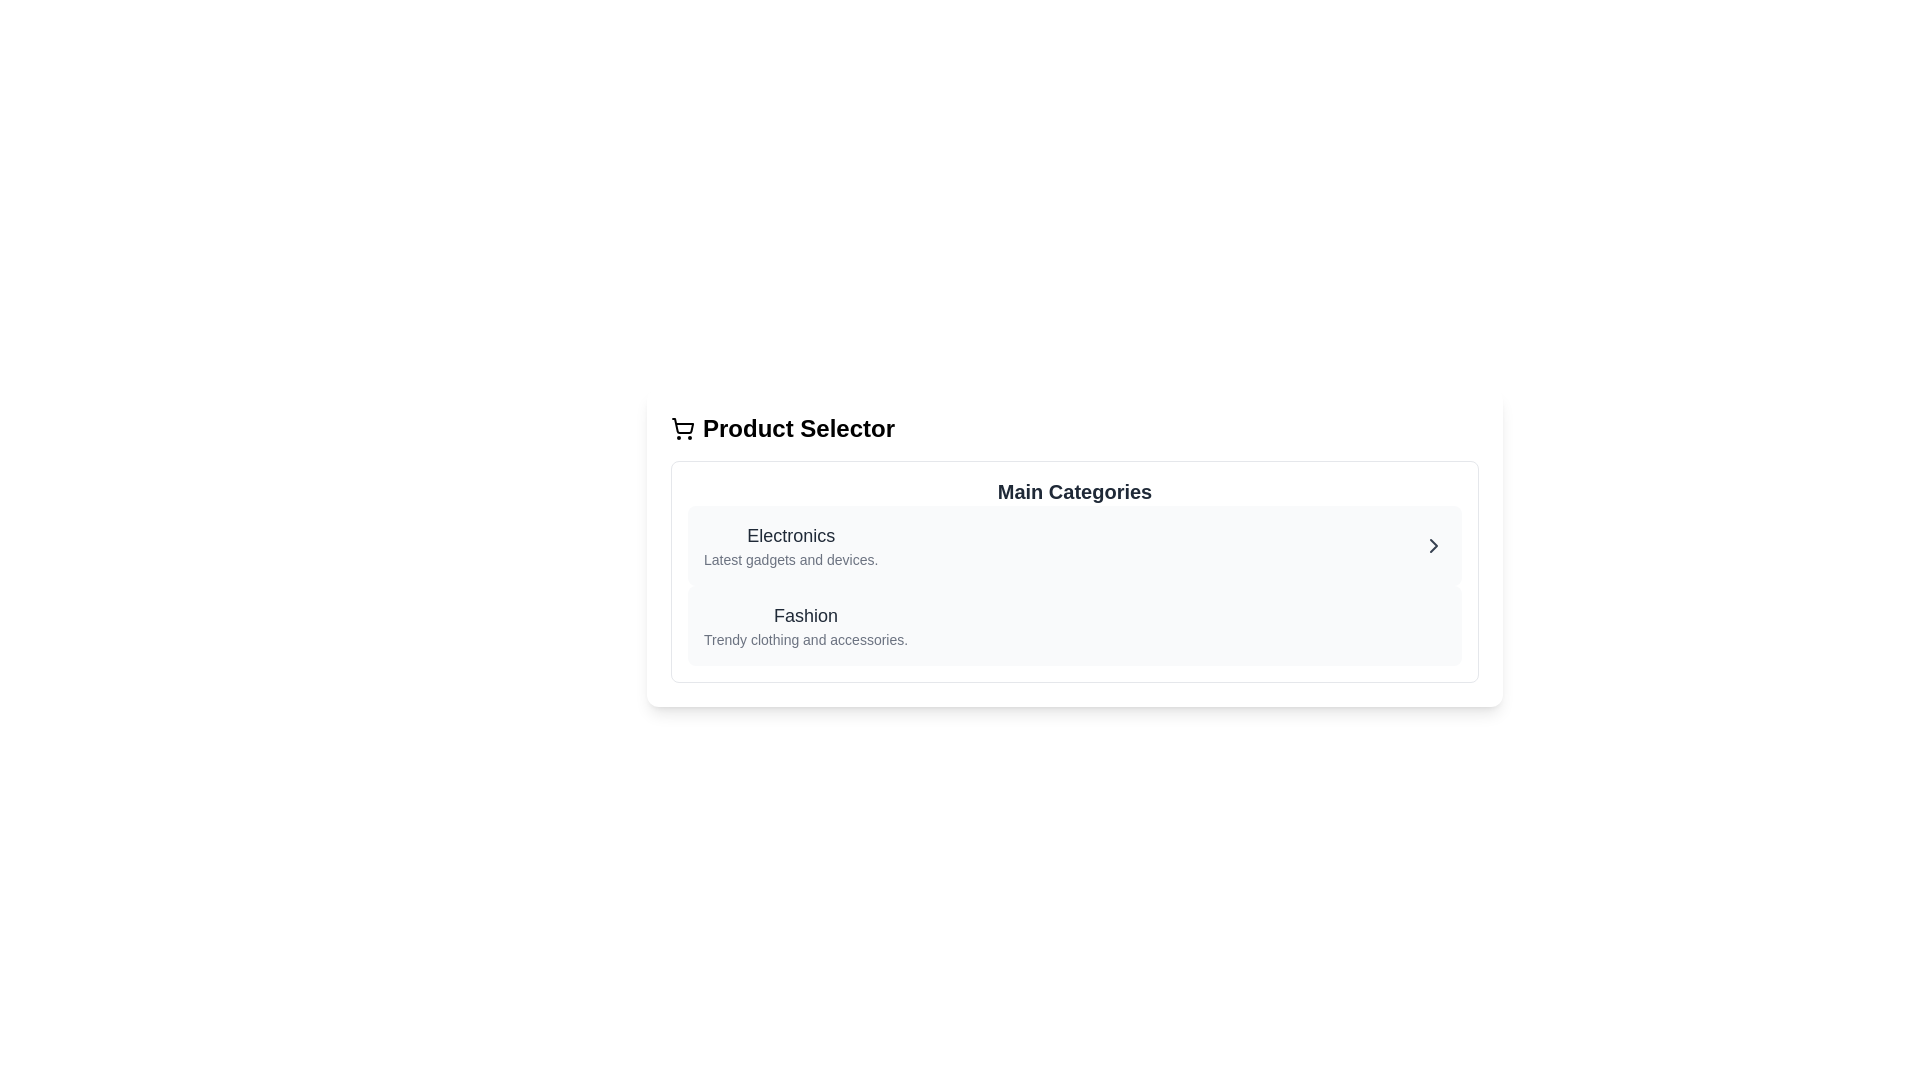 The width and height of the screenshot is (1920, 1080). What do you see at coordinates (806, 640) in the screenshot?
I see `the descriptive text label associated with the 'Fashion' category located directly below the 'Fashion' text in the 'Main Categories' section` at bounding box center [806, 640].